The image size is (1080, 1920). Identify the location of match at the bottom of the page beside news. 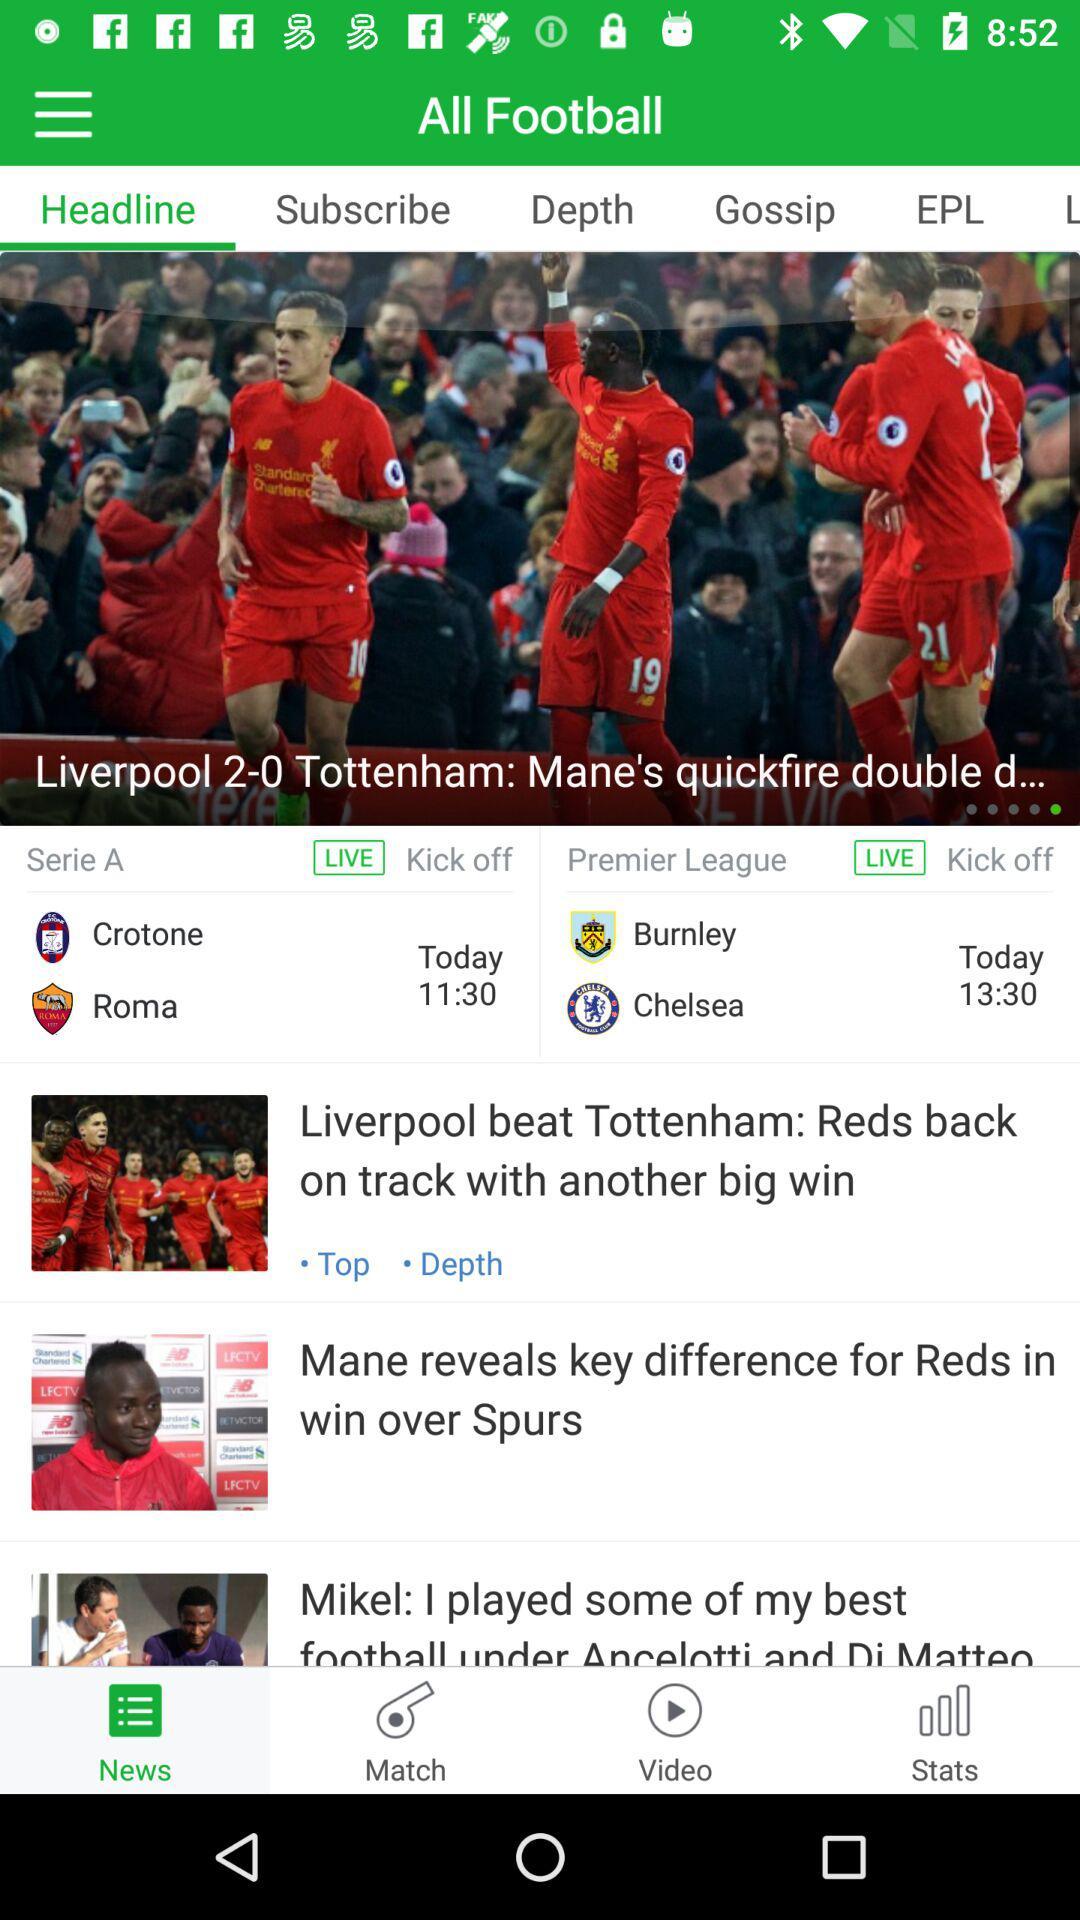
(405, 1729).